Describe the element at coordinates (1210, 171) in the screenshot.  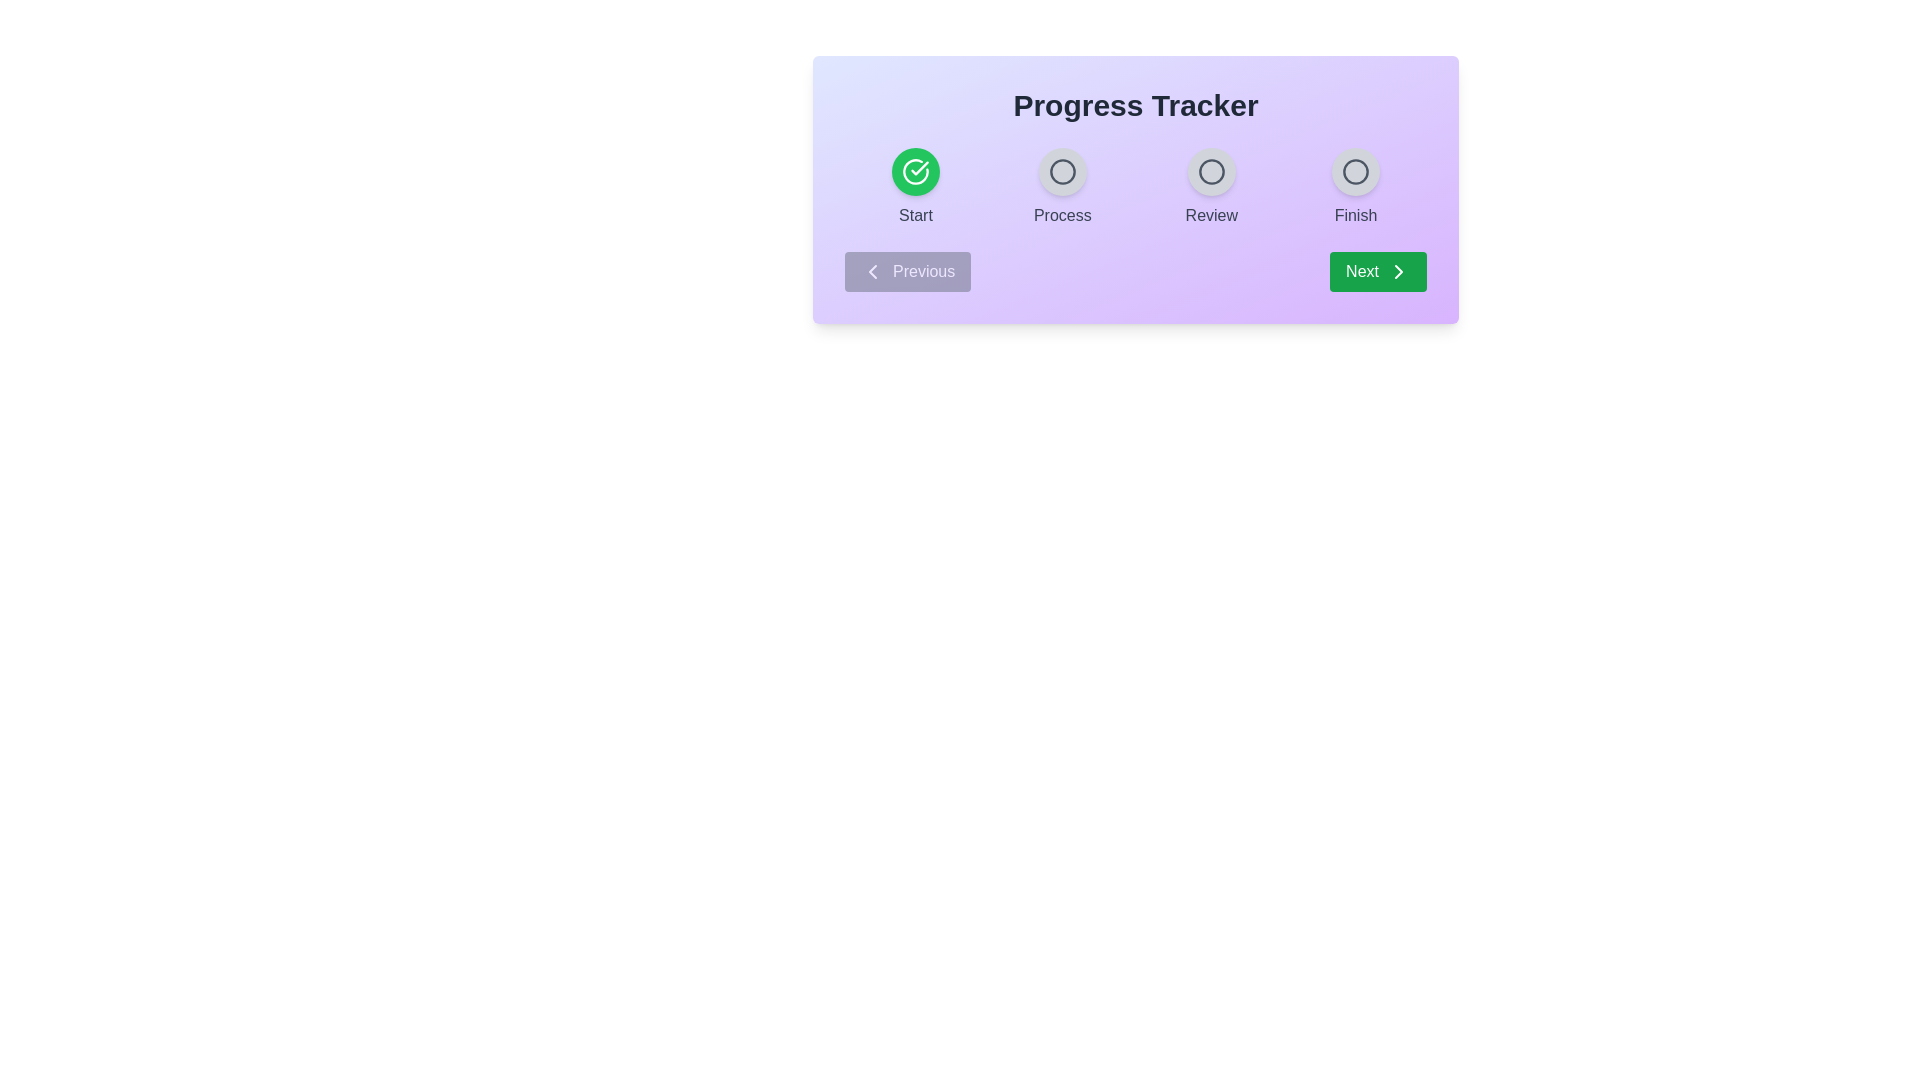
I see `the small circular shape in the 'Review' section of the progression tracker to interact with it` at that location.